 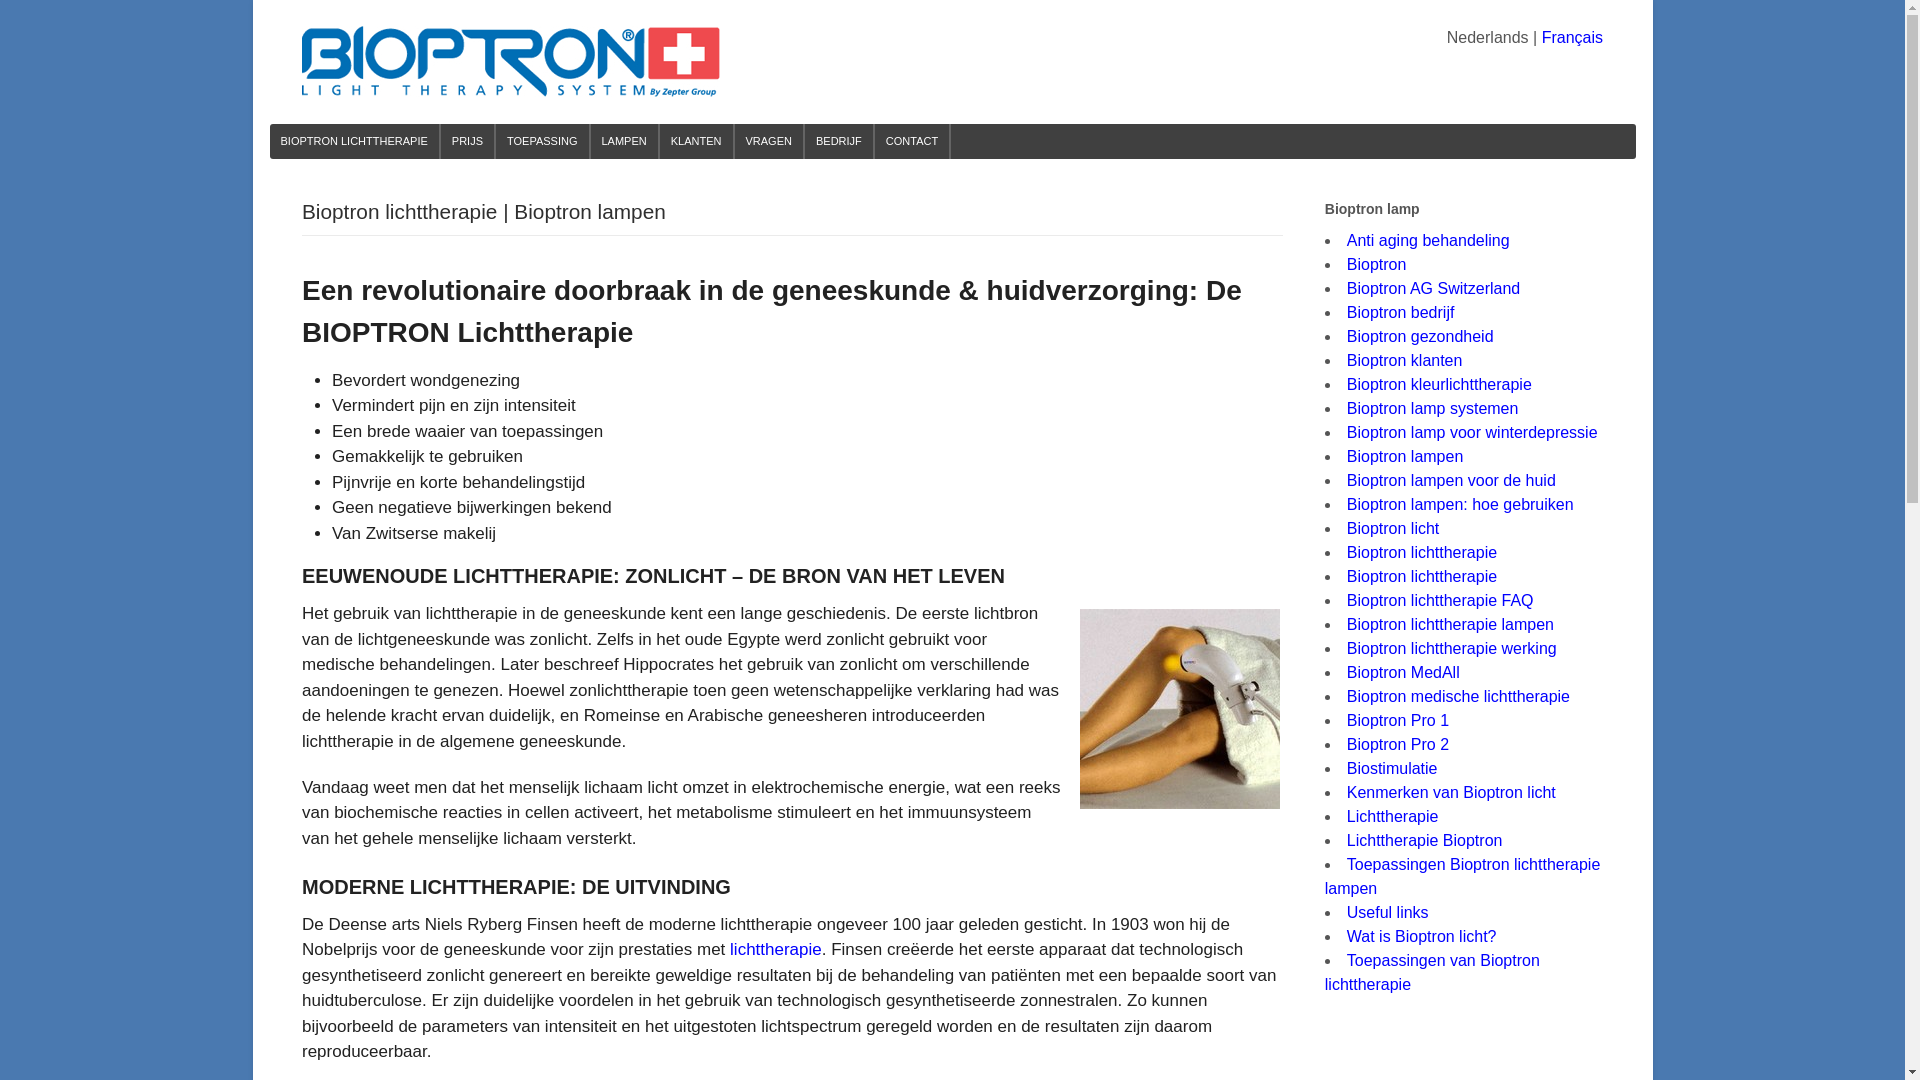 What do you see at coordinates (1432, 407) in the screenshot?
I see `'Bioptron lamp systemen'` at bounding box center [1432, 407].